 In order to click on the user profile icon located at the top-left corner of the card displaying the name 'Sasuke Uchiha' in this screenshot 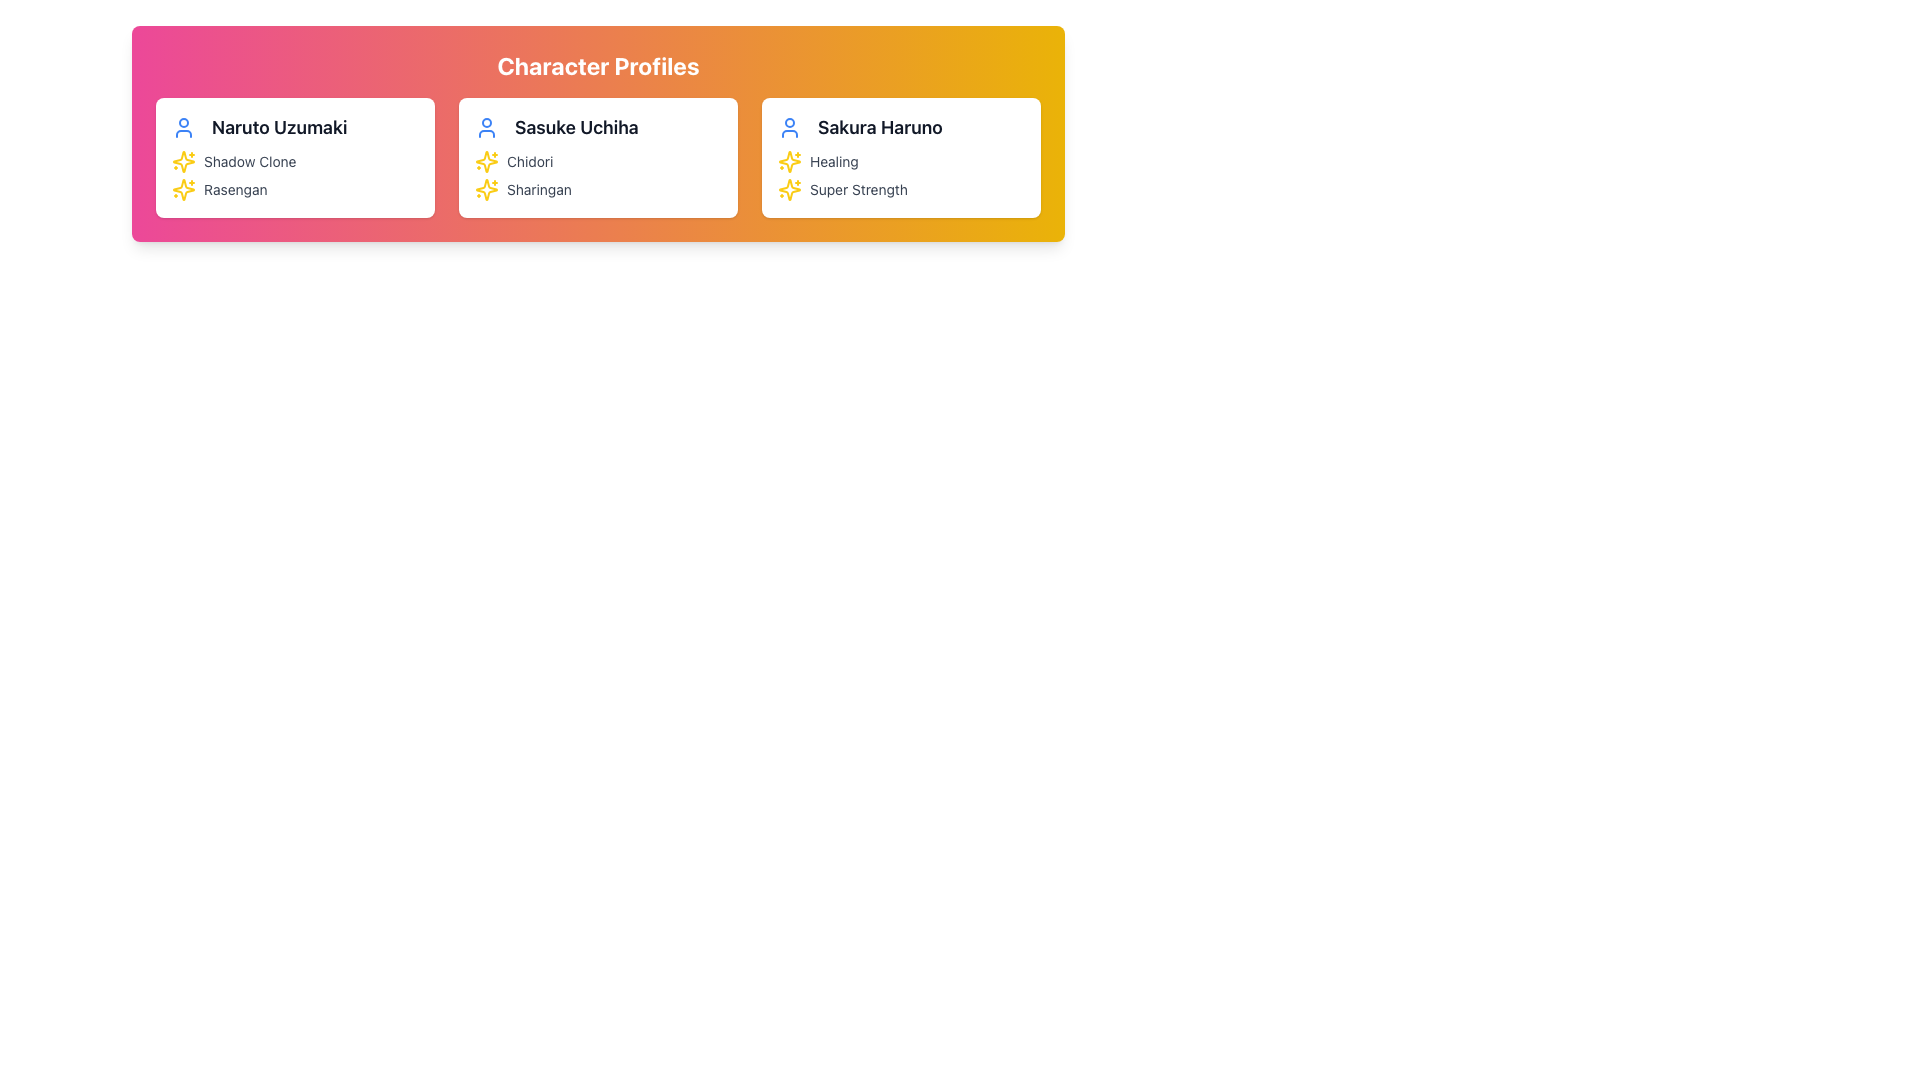, I will do `click(486, 127)`.